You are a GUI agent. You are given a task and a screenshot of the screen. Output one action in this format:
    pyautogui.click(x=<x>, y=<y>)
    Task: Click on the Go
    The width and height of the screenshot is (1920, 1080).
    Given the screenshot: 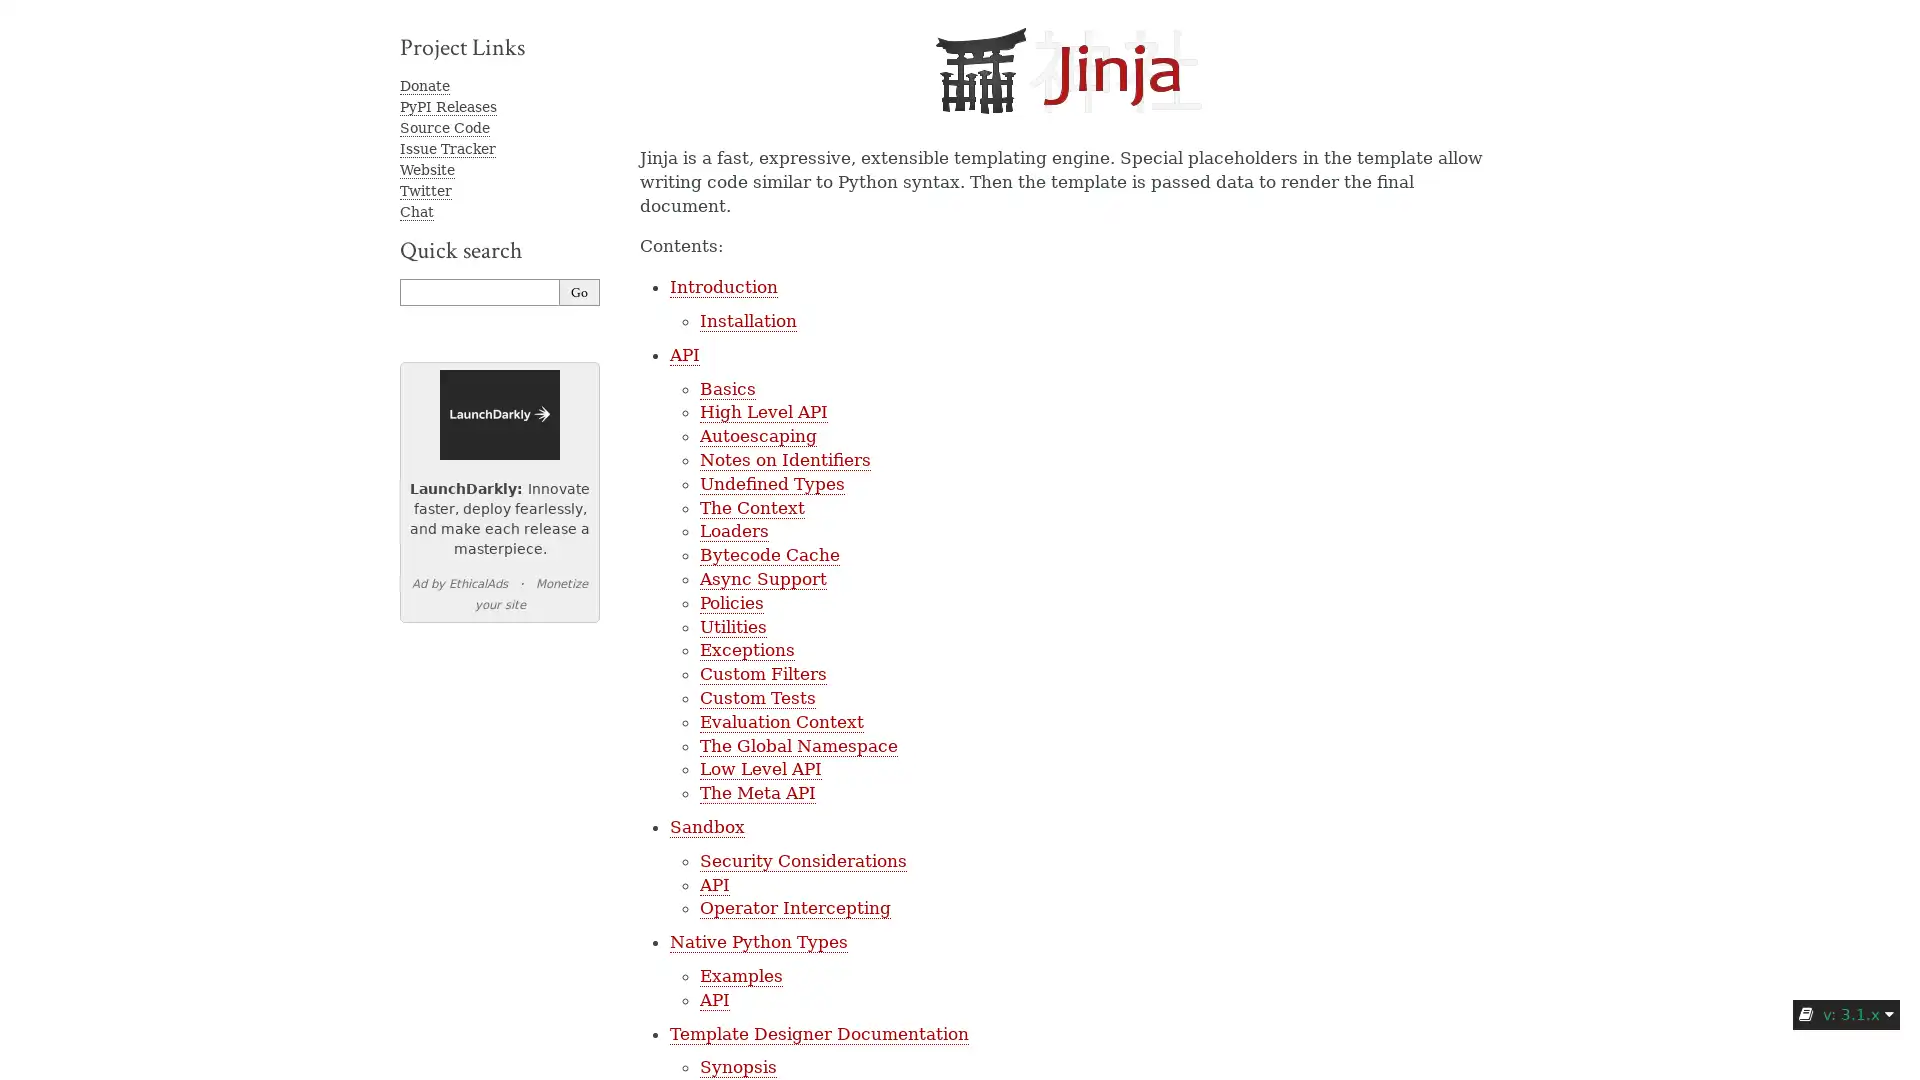 What is the action you would take?
    pyautogui.click(x=579, y=292)
    